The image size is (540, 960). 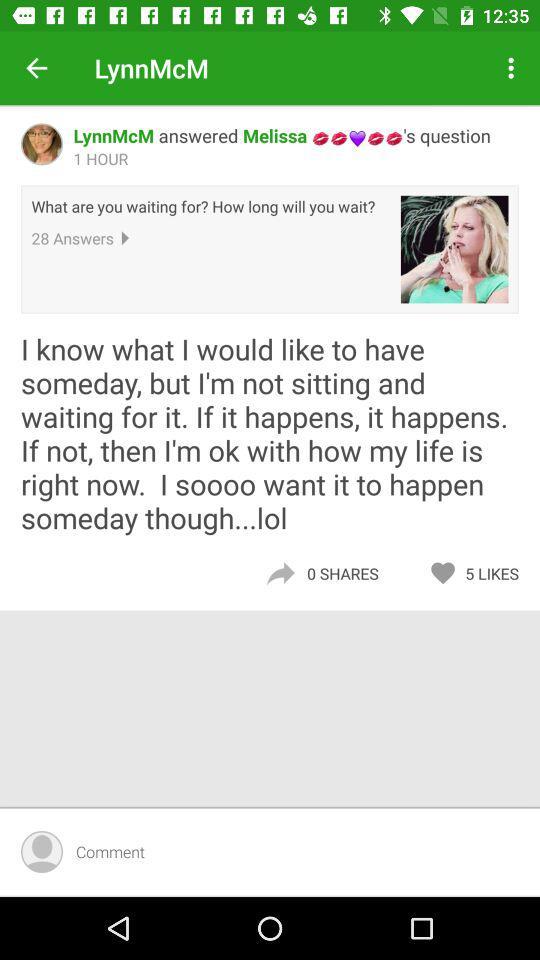 What do you see at coordinates (513, 68) in the screenshot?
I see `app to the right of the lynnmcm item` at bounding box center [513, 68].